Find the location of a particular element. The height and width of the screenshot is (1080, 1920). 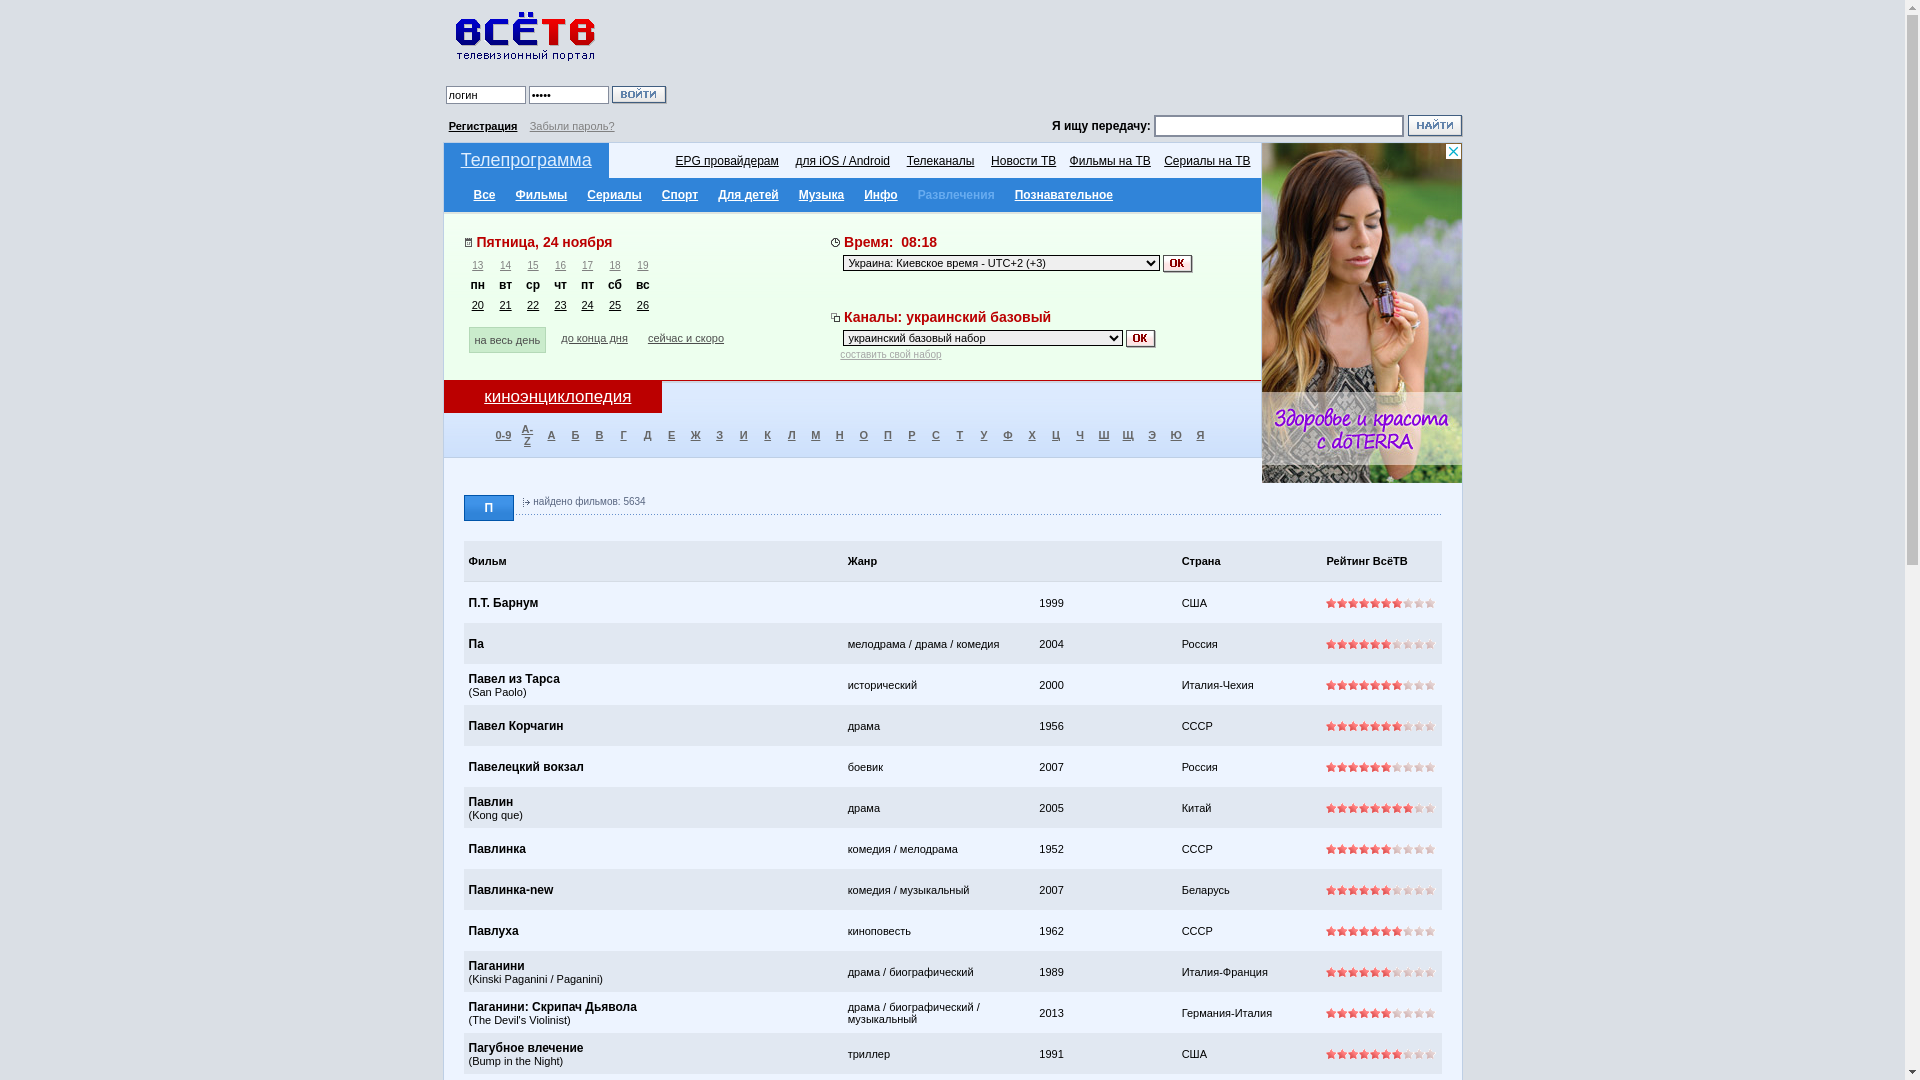

'17' is located at coordinates (580, 264).